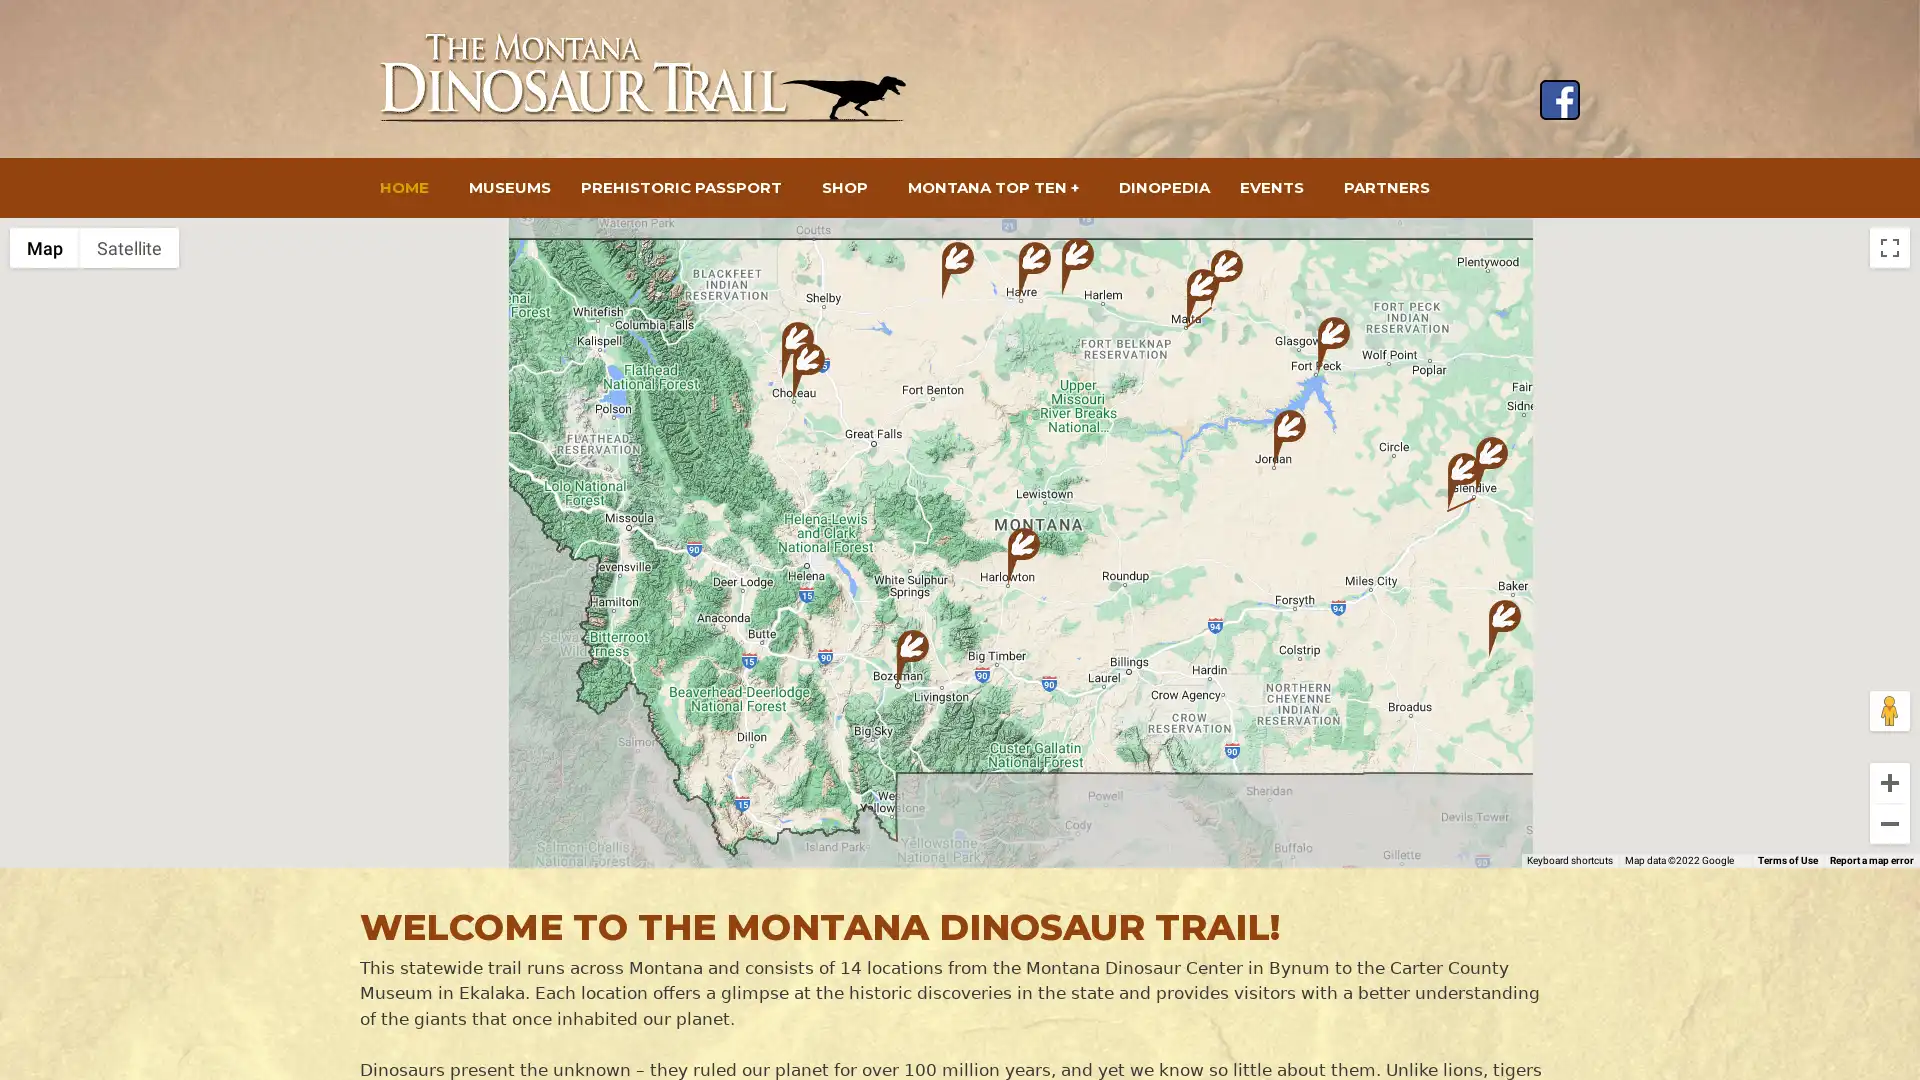 The image size is (1920, 1080). Describe the element at coordinates (1889, 824) in the screenshot. I see `Zoom out` at that location.